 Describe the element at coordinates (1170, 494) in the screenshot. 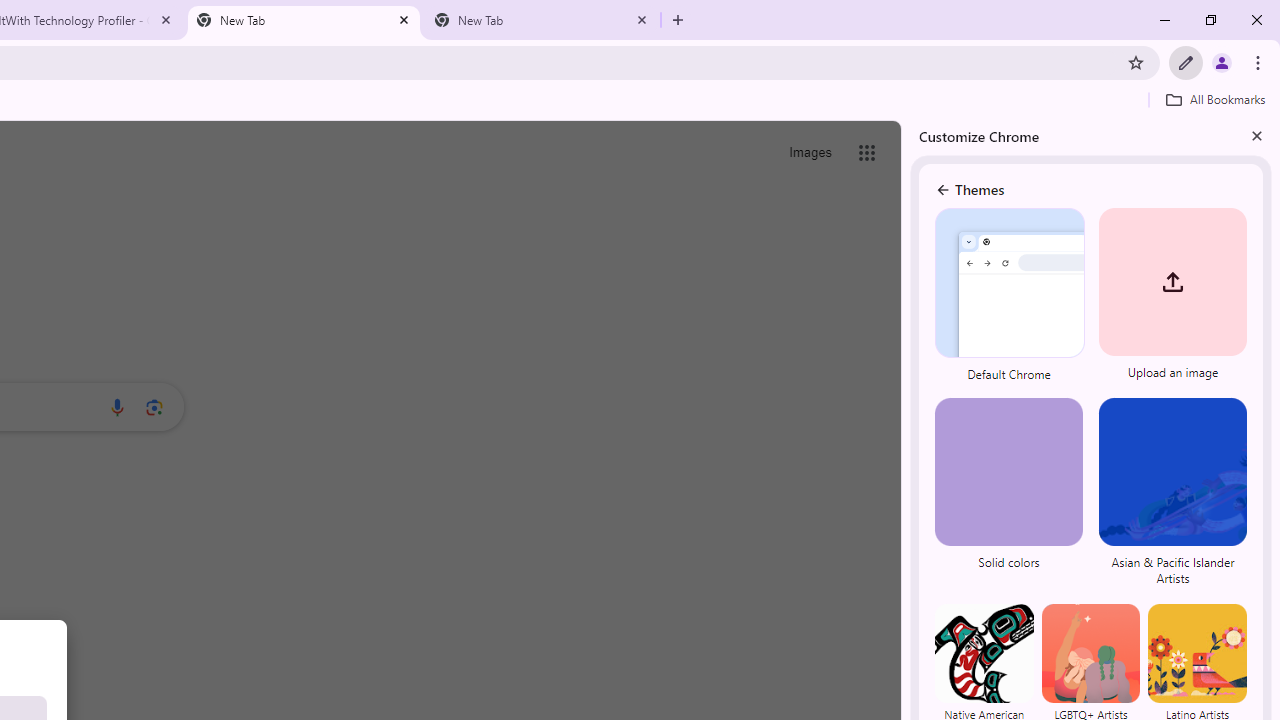

I see `'Asian & Pacific Islander Artists'` at that location.